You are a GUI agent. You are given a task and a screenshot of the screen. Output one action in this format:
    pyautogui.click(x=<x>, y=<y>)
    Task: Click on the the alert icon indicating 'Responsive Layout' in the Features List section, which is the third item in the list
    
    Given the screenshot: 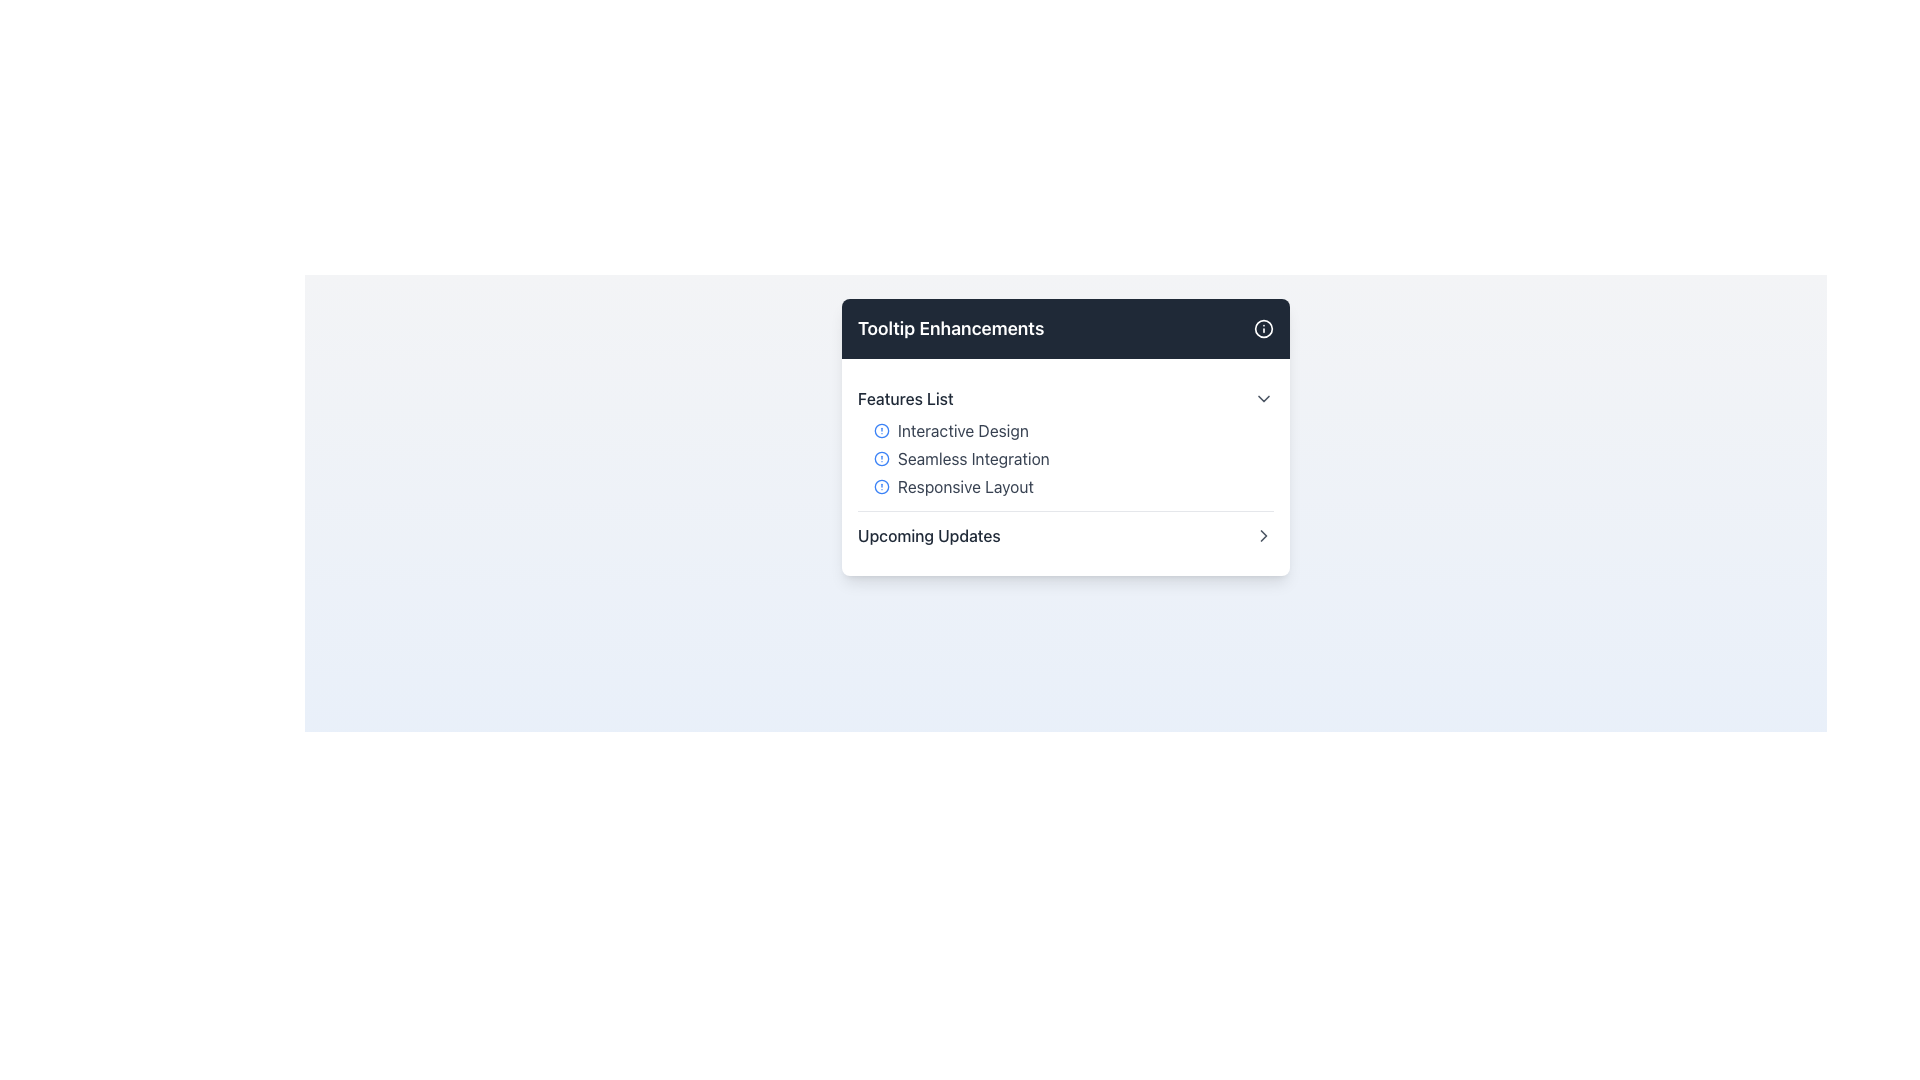 What is the action you would take?
    pyautogui.click(x=881, y=486)
    